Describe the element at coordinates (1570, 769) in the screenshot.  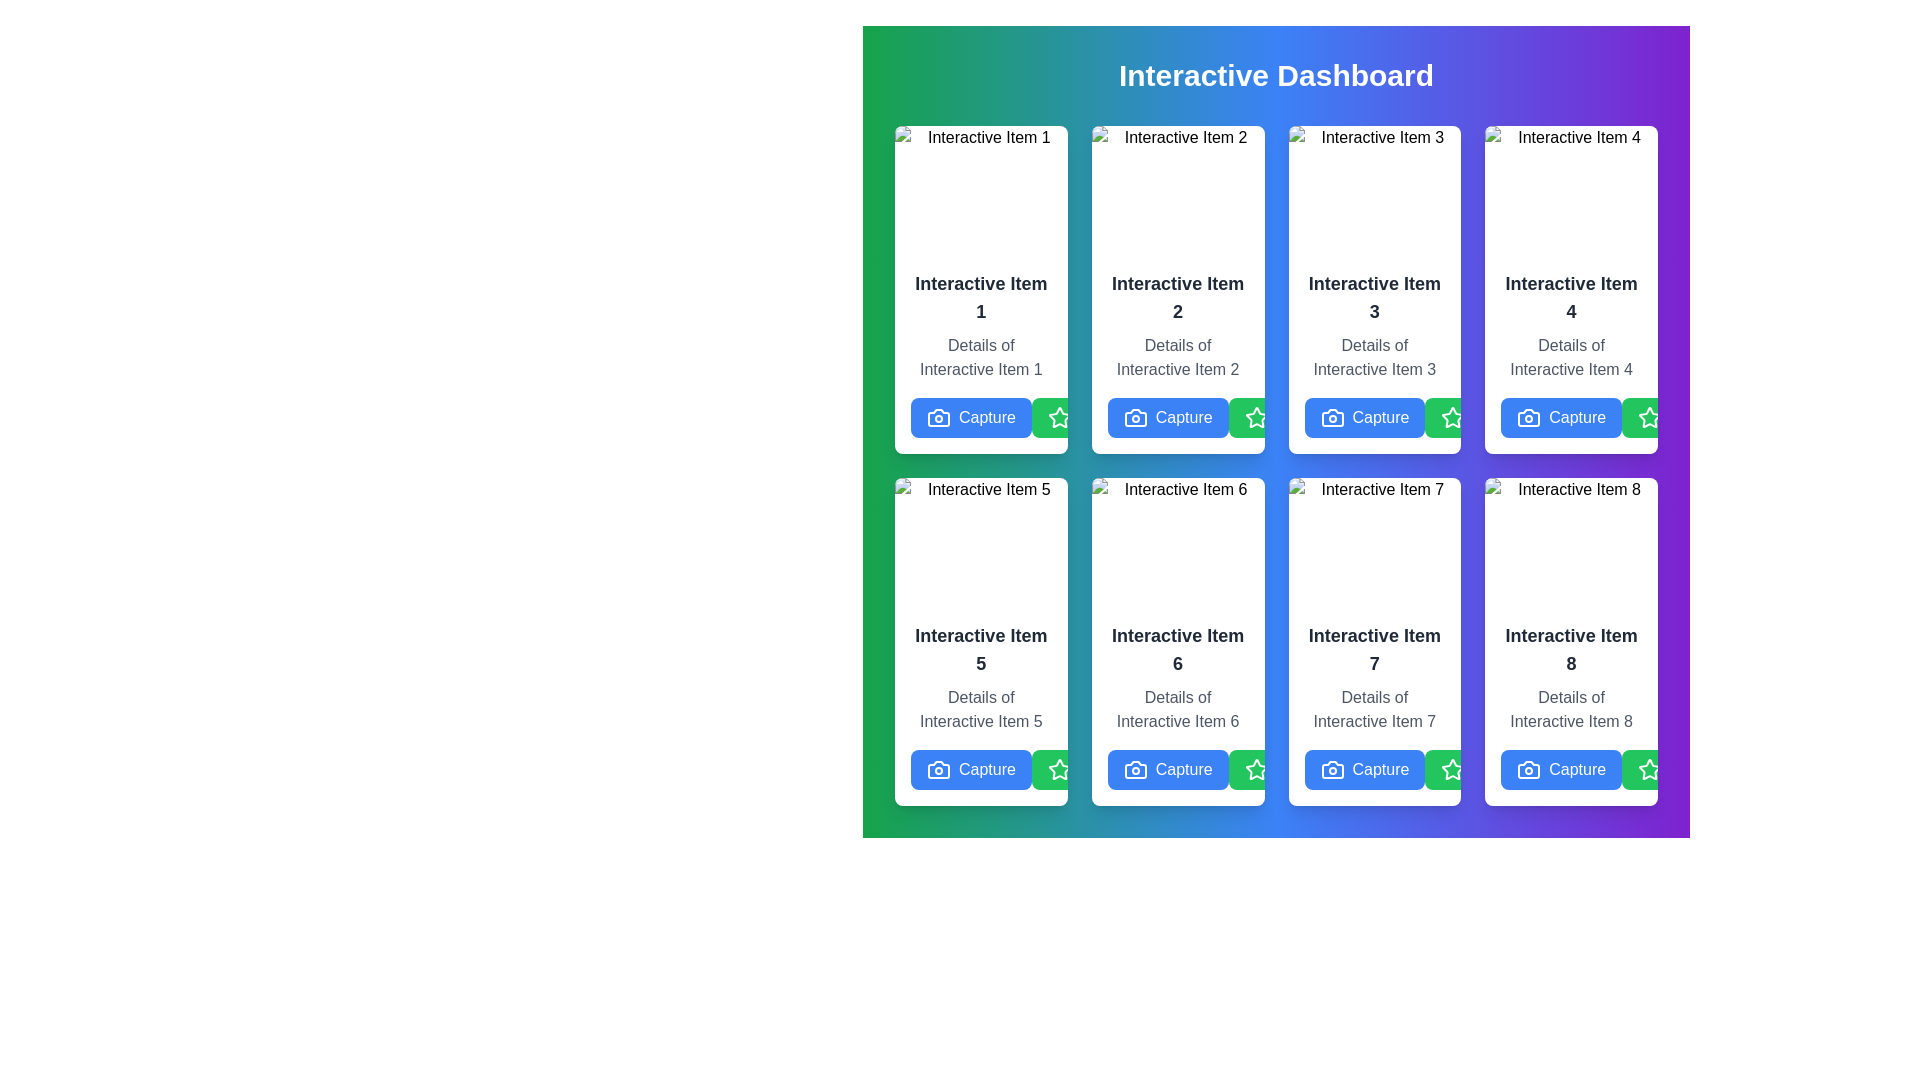
I see `the blue rounded rectangular button labeled 'Capture'` at that location.